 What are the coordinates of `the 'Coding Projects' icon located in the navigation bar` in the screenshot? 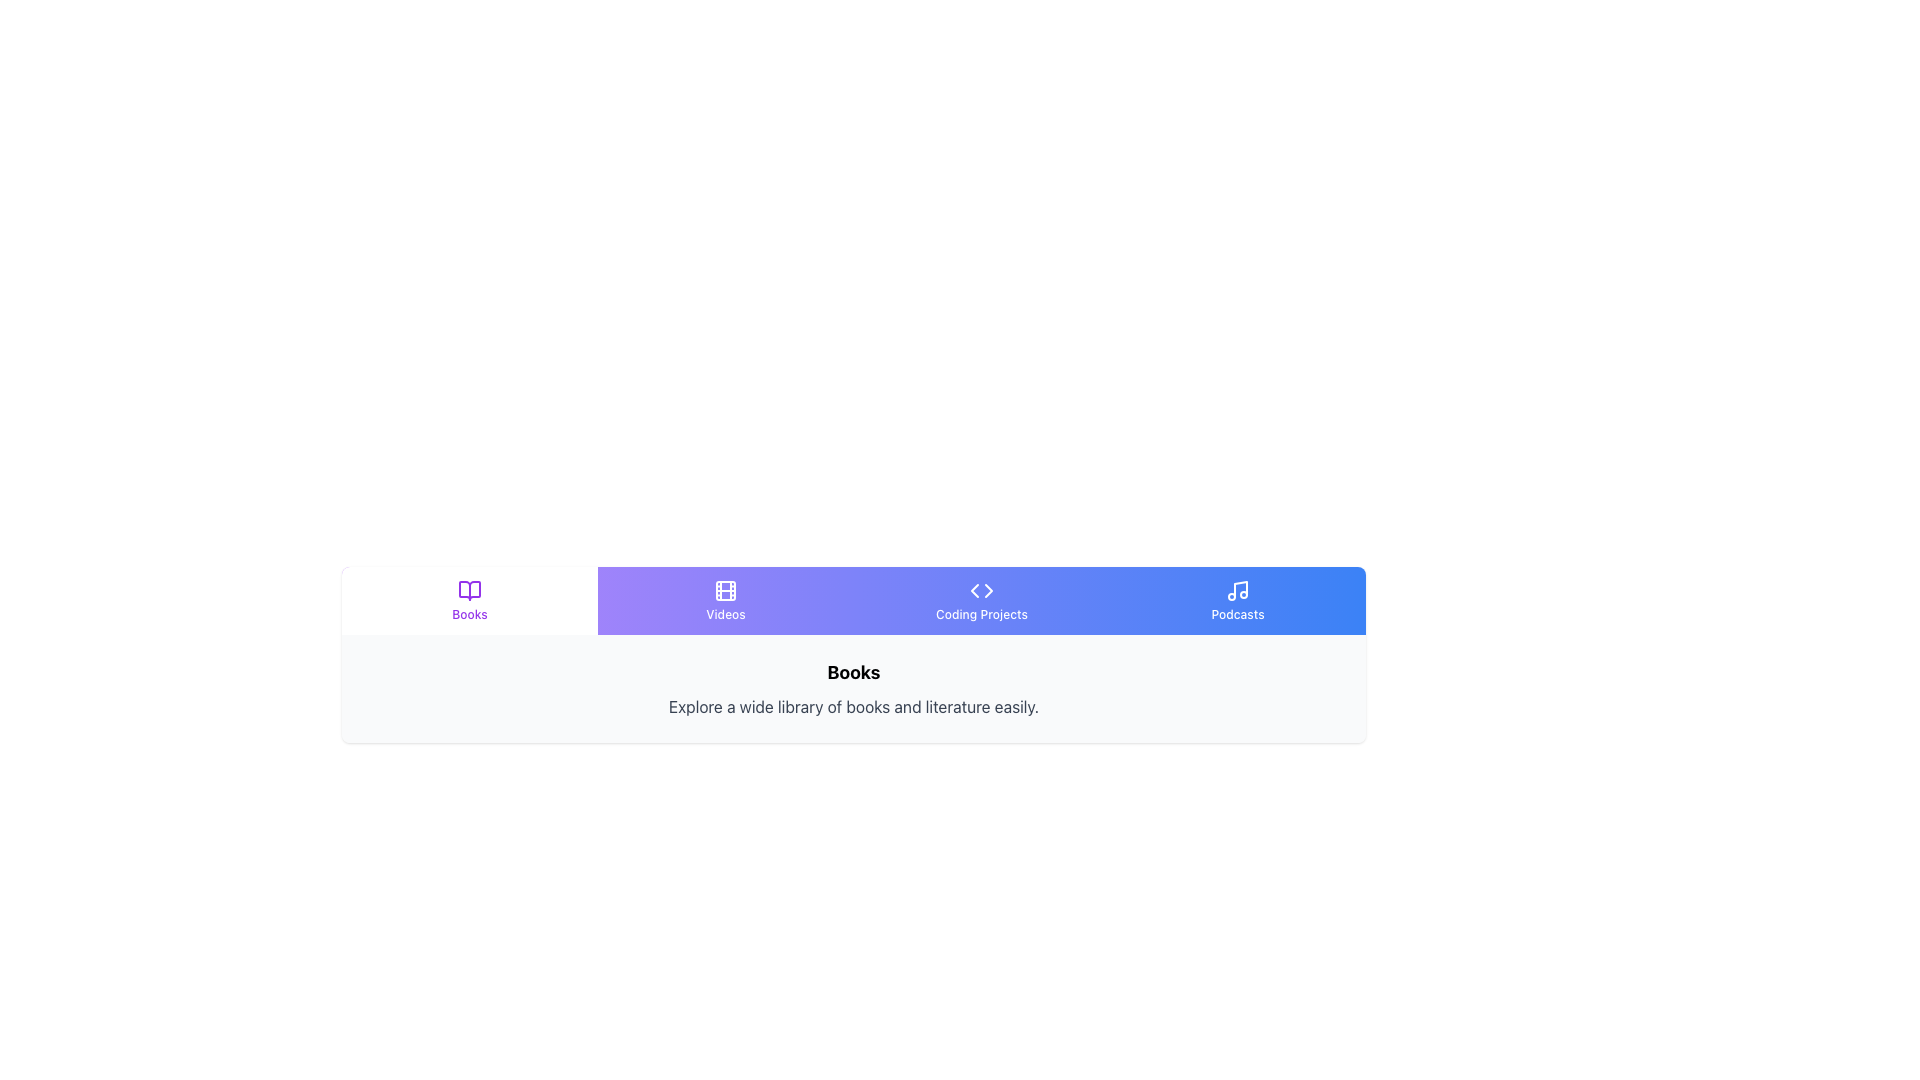 It's located at (982, 589).